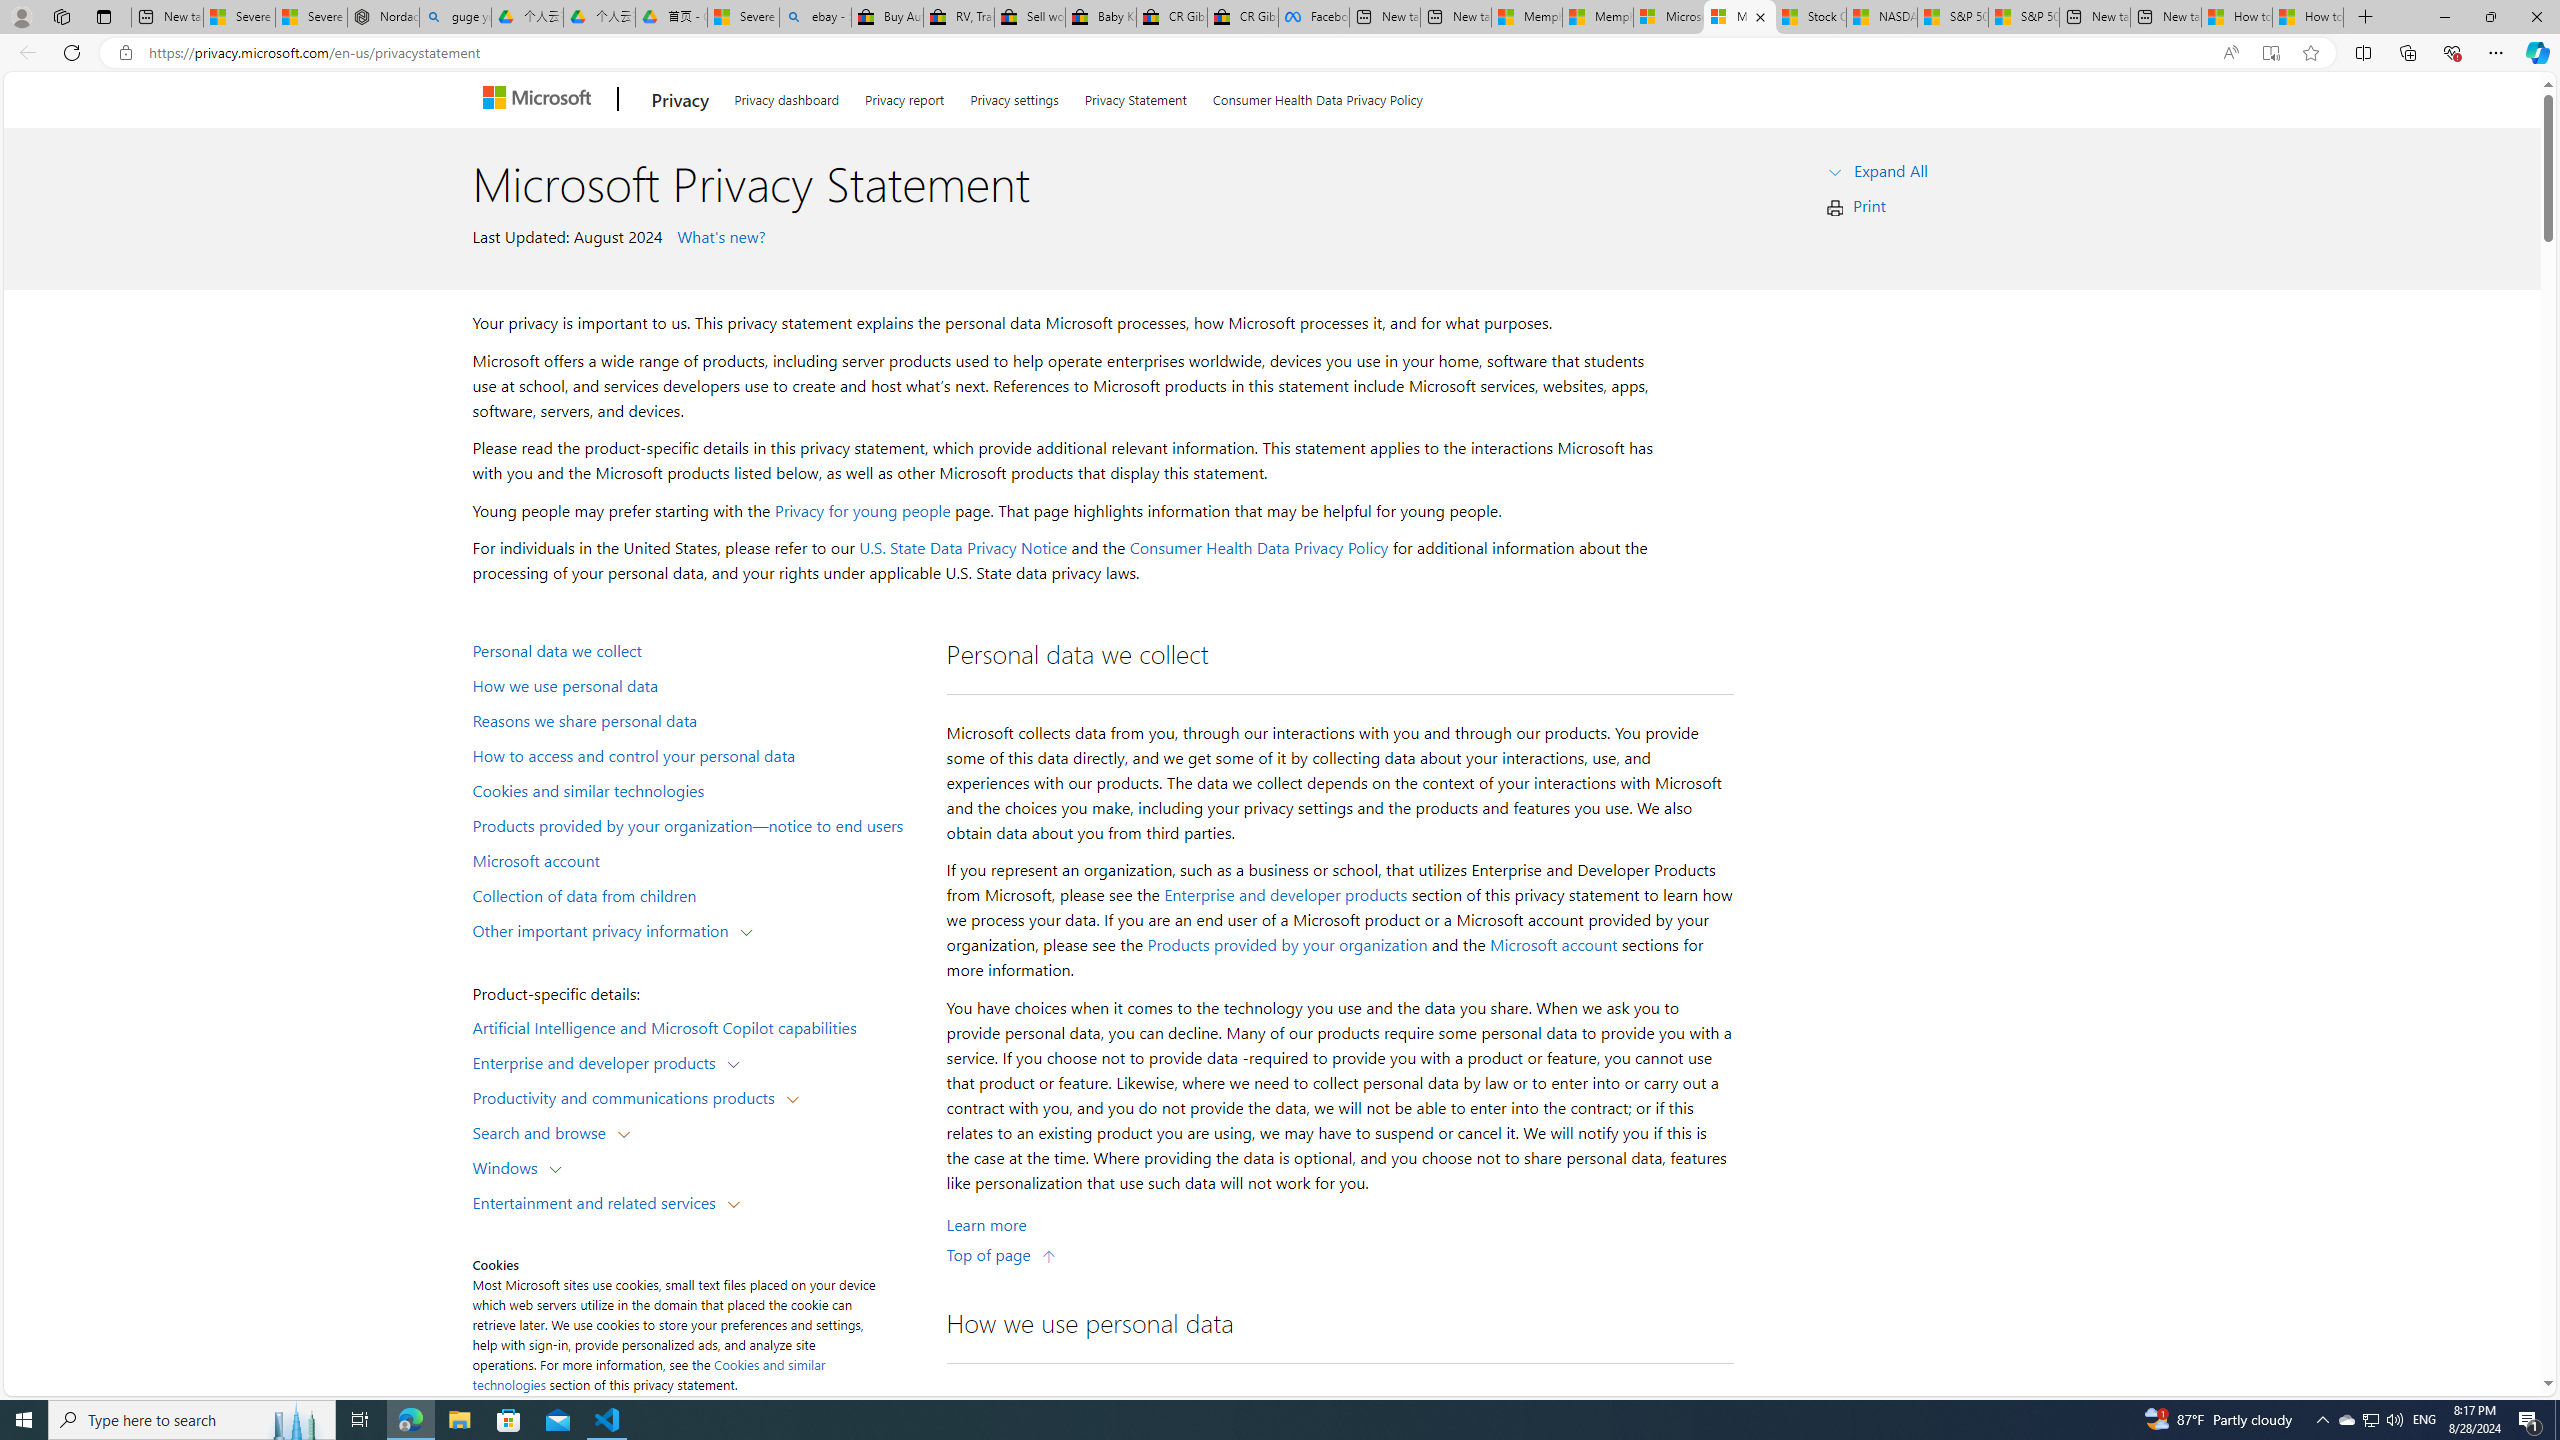 Image resolution: width=2560 pixels, height=1440 pixels. Describe the element at coordinates (986, 1225) in the screenshot. I see `'Learn More about Personal data we collect'` at that location.